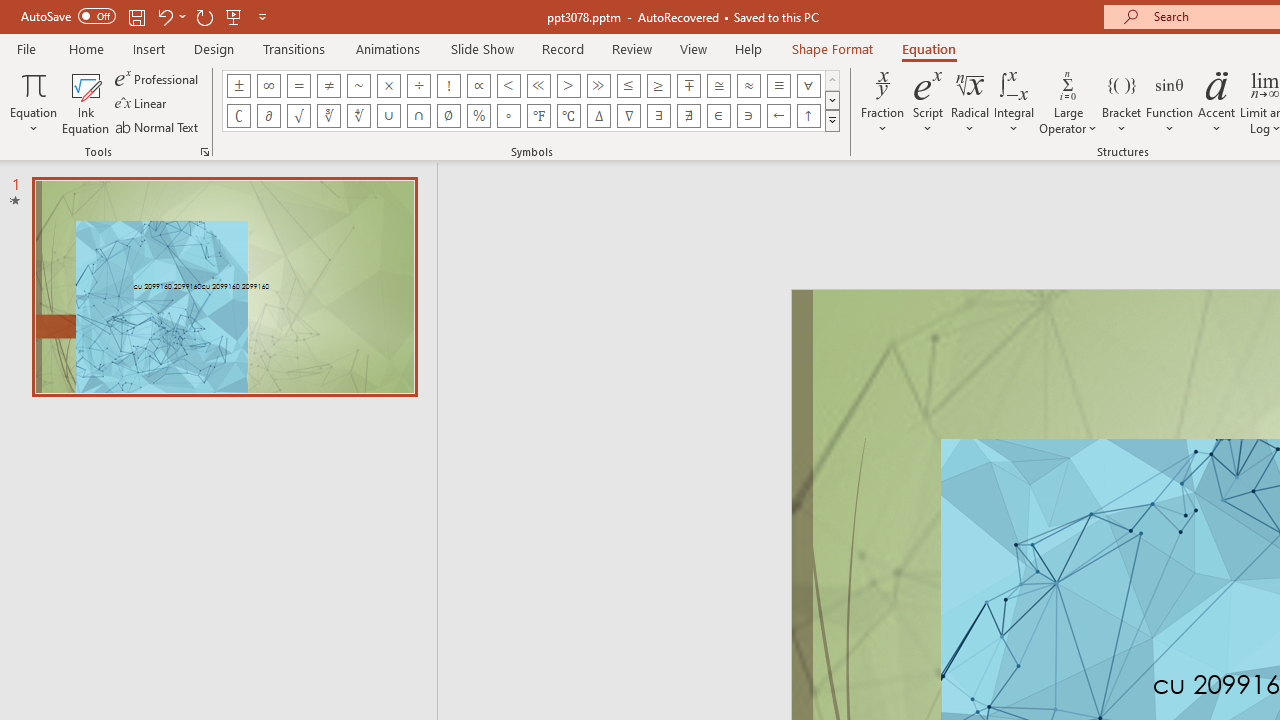  Describe the element at coordinates (567, 115) in the screenshot. I see `'Equation Symbol Degrees Celsius'` at that location.